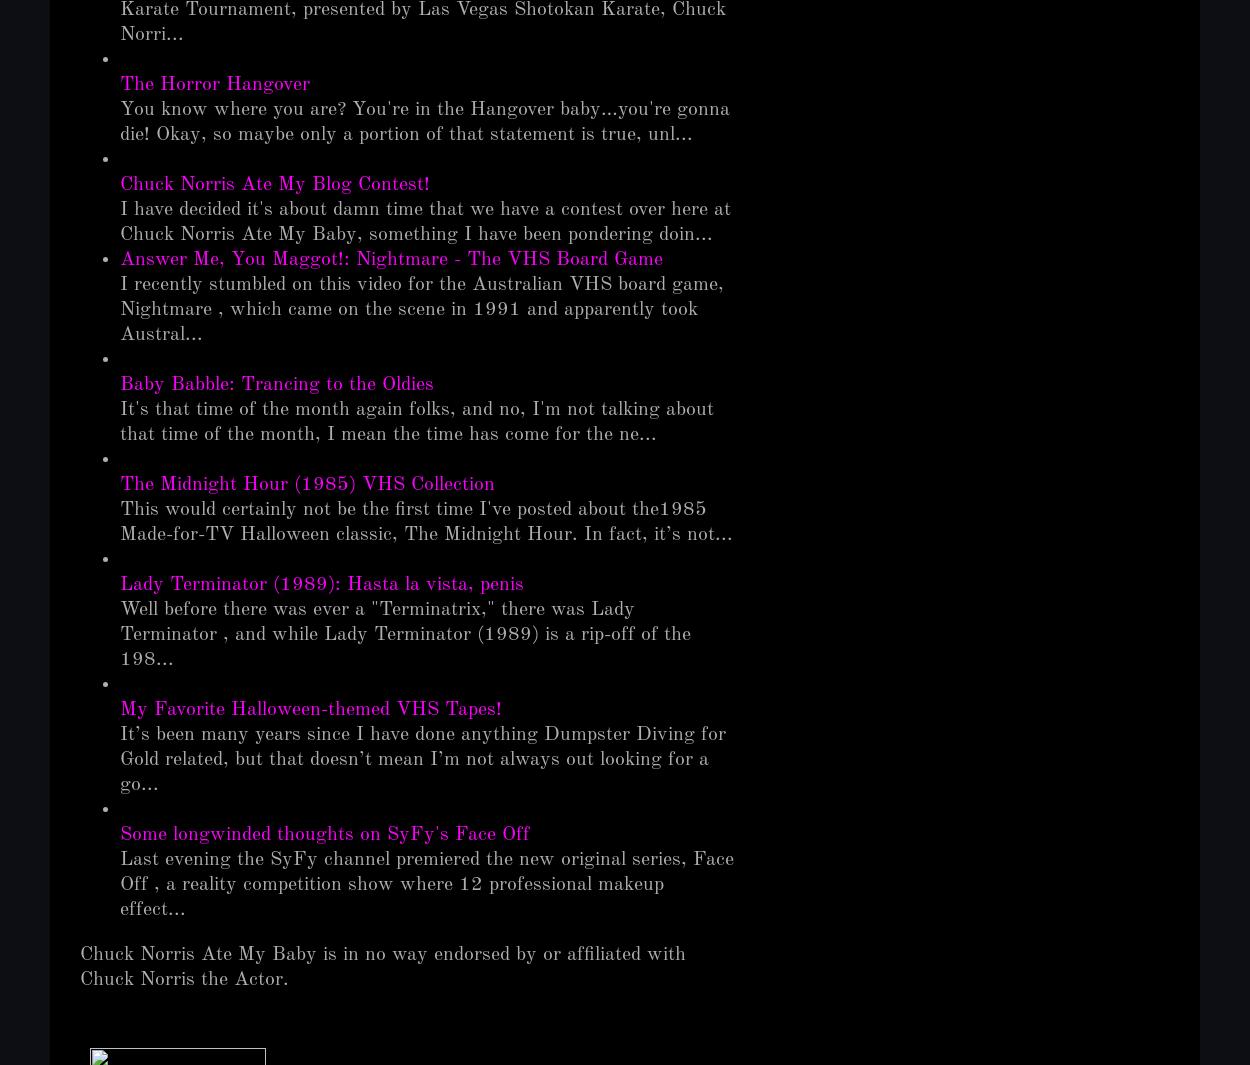 Image resolution: width=1250 pixels, height=1065 pixels. I want to click on 'Chuck Norris Ate My Baby is in no way endorsed by or affiliated with Chuck Norris the Actor.', so click(383, 966).